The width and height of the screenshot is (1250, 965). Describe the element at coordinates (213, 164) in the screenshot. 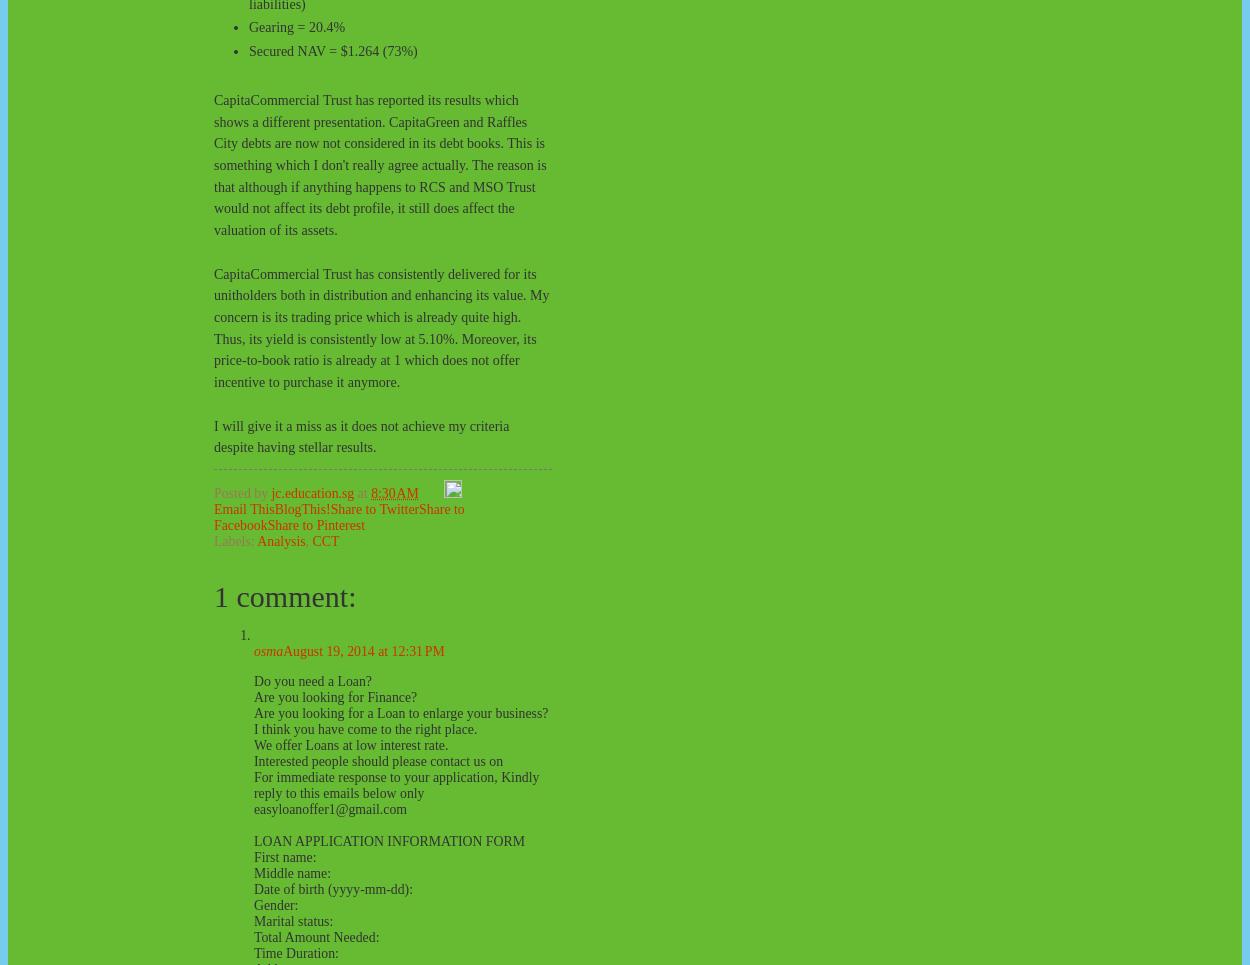

I see `'CapitaCommercial Trust has reported its results which shows a different presentation. CapitaGreen and Raffles City debts are now not considered in its debt books. This is something which I don't really agree actually. The reason is that although if anything happens to RCS and MSO Trust would not affect its debt profile, it still does affect the valuation of its assets.'` at that location.